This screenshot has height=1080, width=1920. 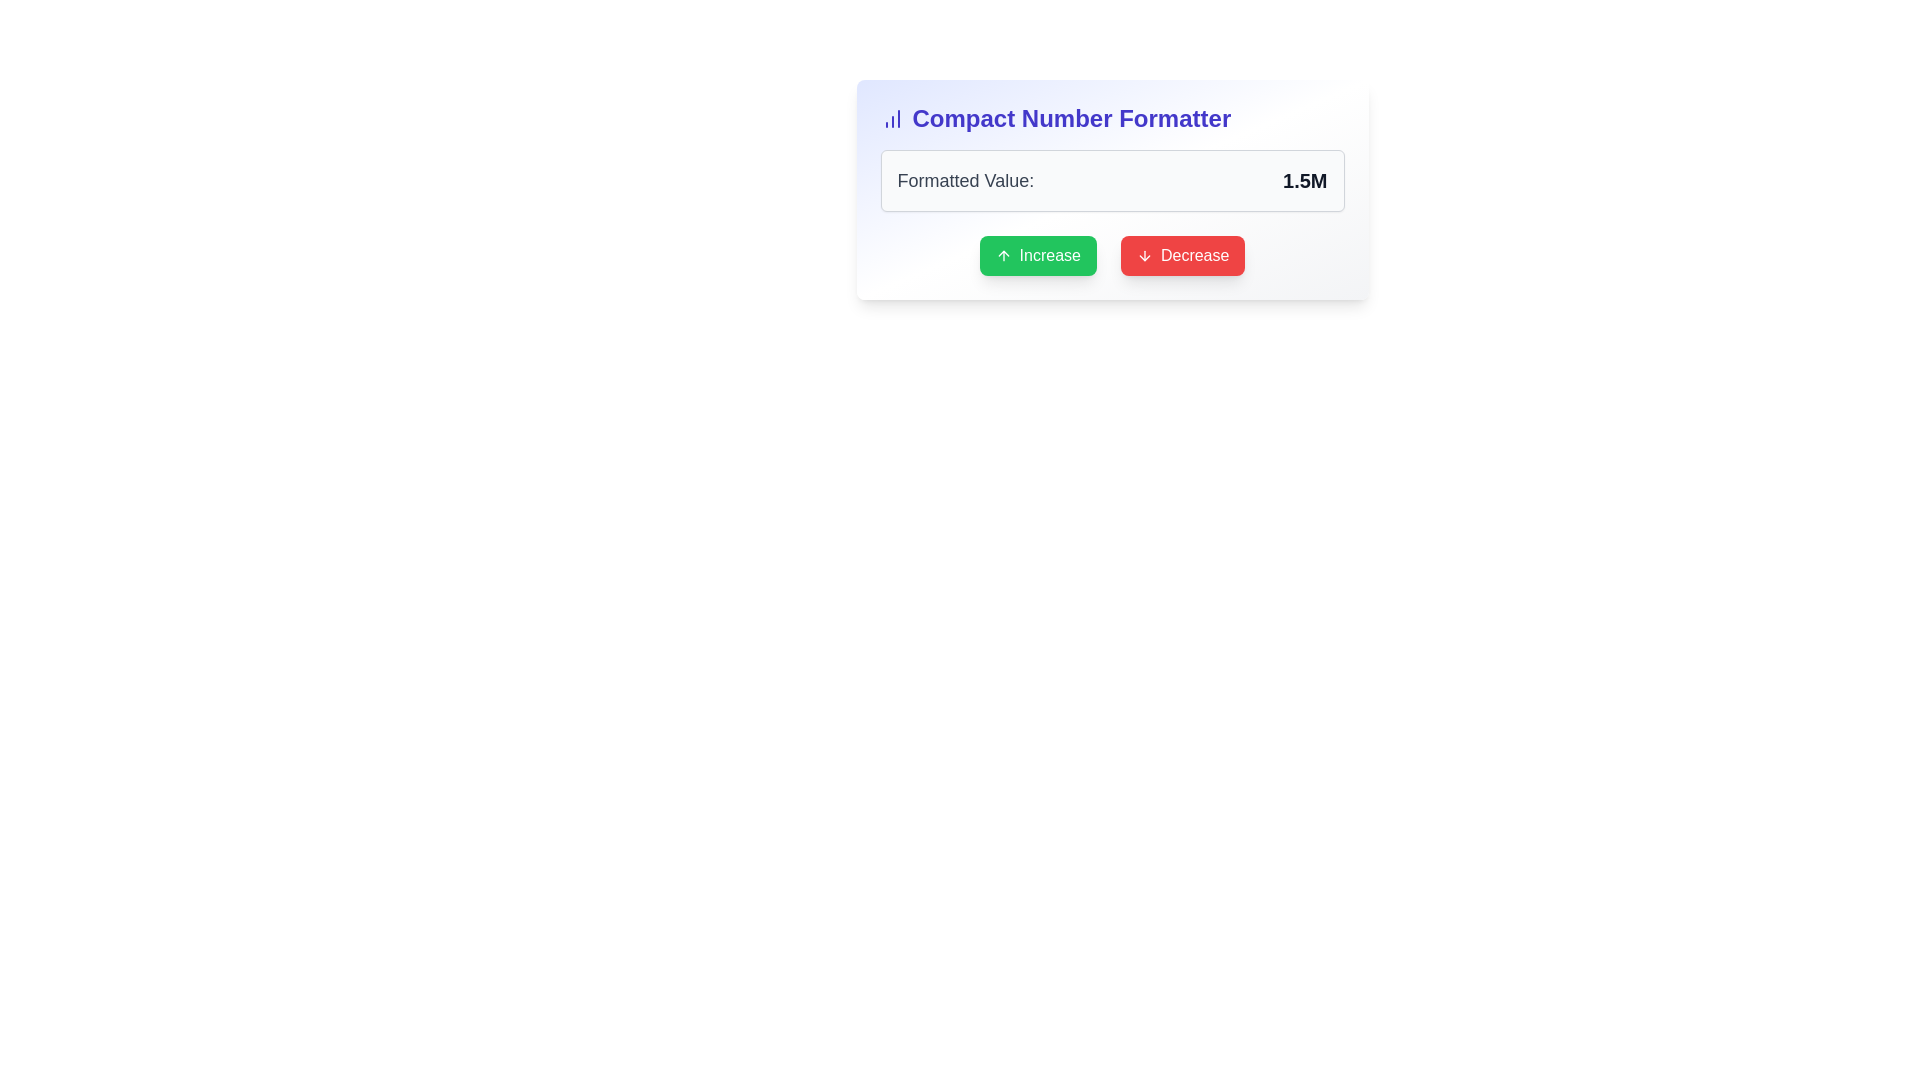 I want to click on the text label styled with medium-sized, gray-colored font that reads 'Formatted Value:', positioned to the left of the bold text '1.5M', so click(x=965, y=181).